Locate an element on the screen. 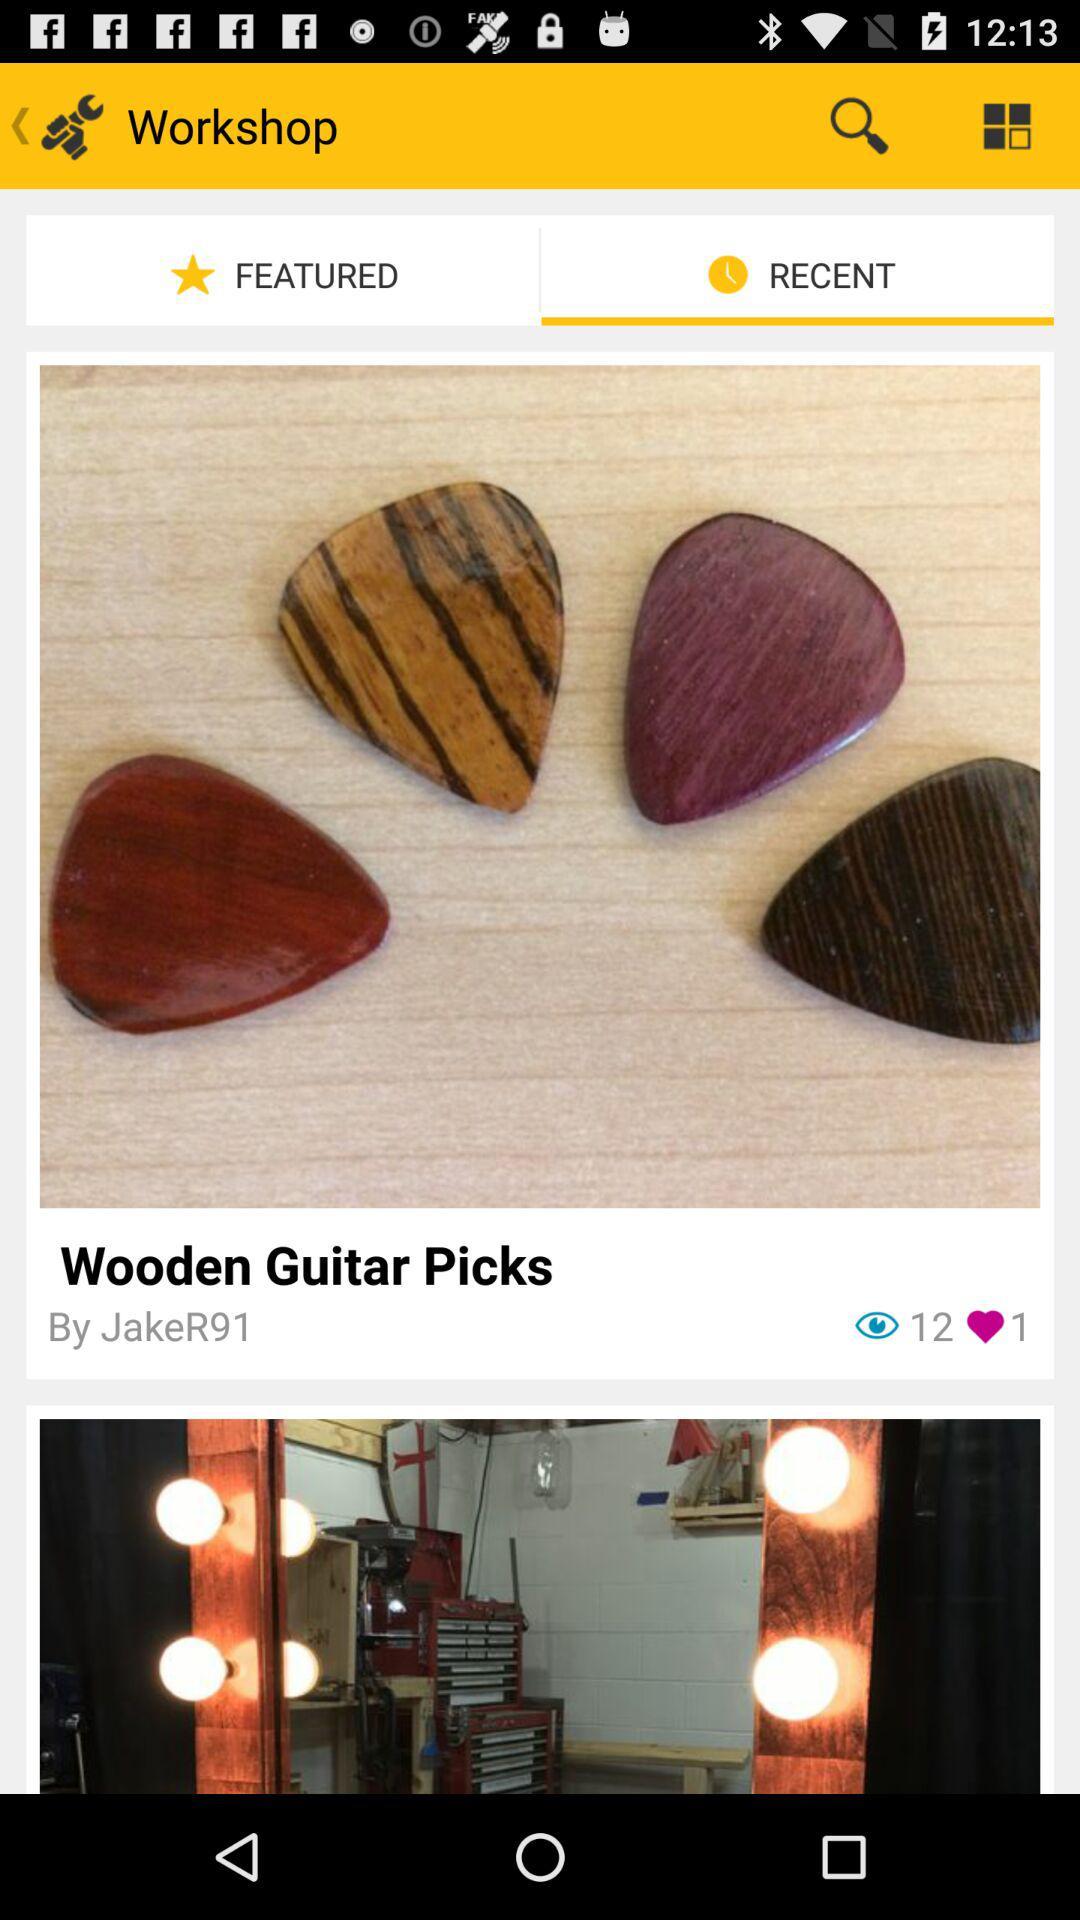 This screenshot has width=1080, height=1920. the item next to workshop item is located at coordinates (858, 124).